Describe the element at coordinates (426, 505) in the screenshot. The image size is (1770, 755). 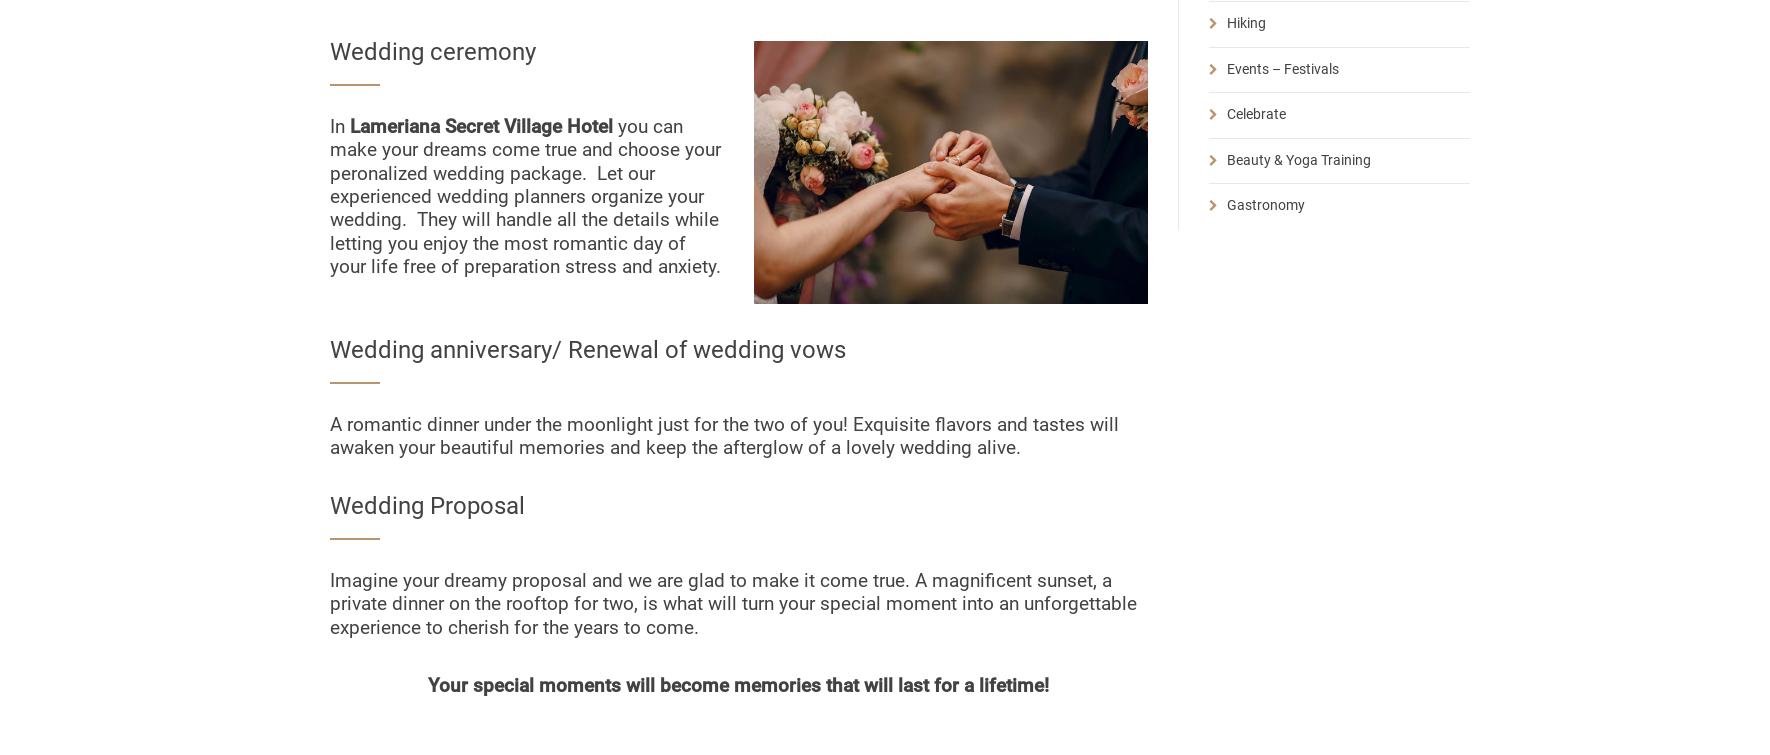
I see `'Wedding Proposal'` at that location.